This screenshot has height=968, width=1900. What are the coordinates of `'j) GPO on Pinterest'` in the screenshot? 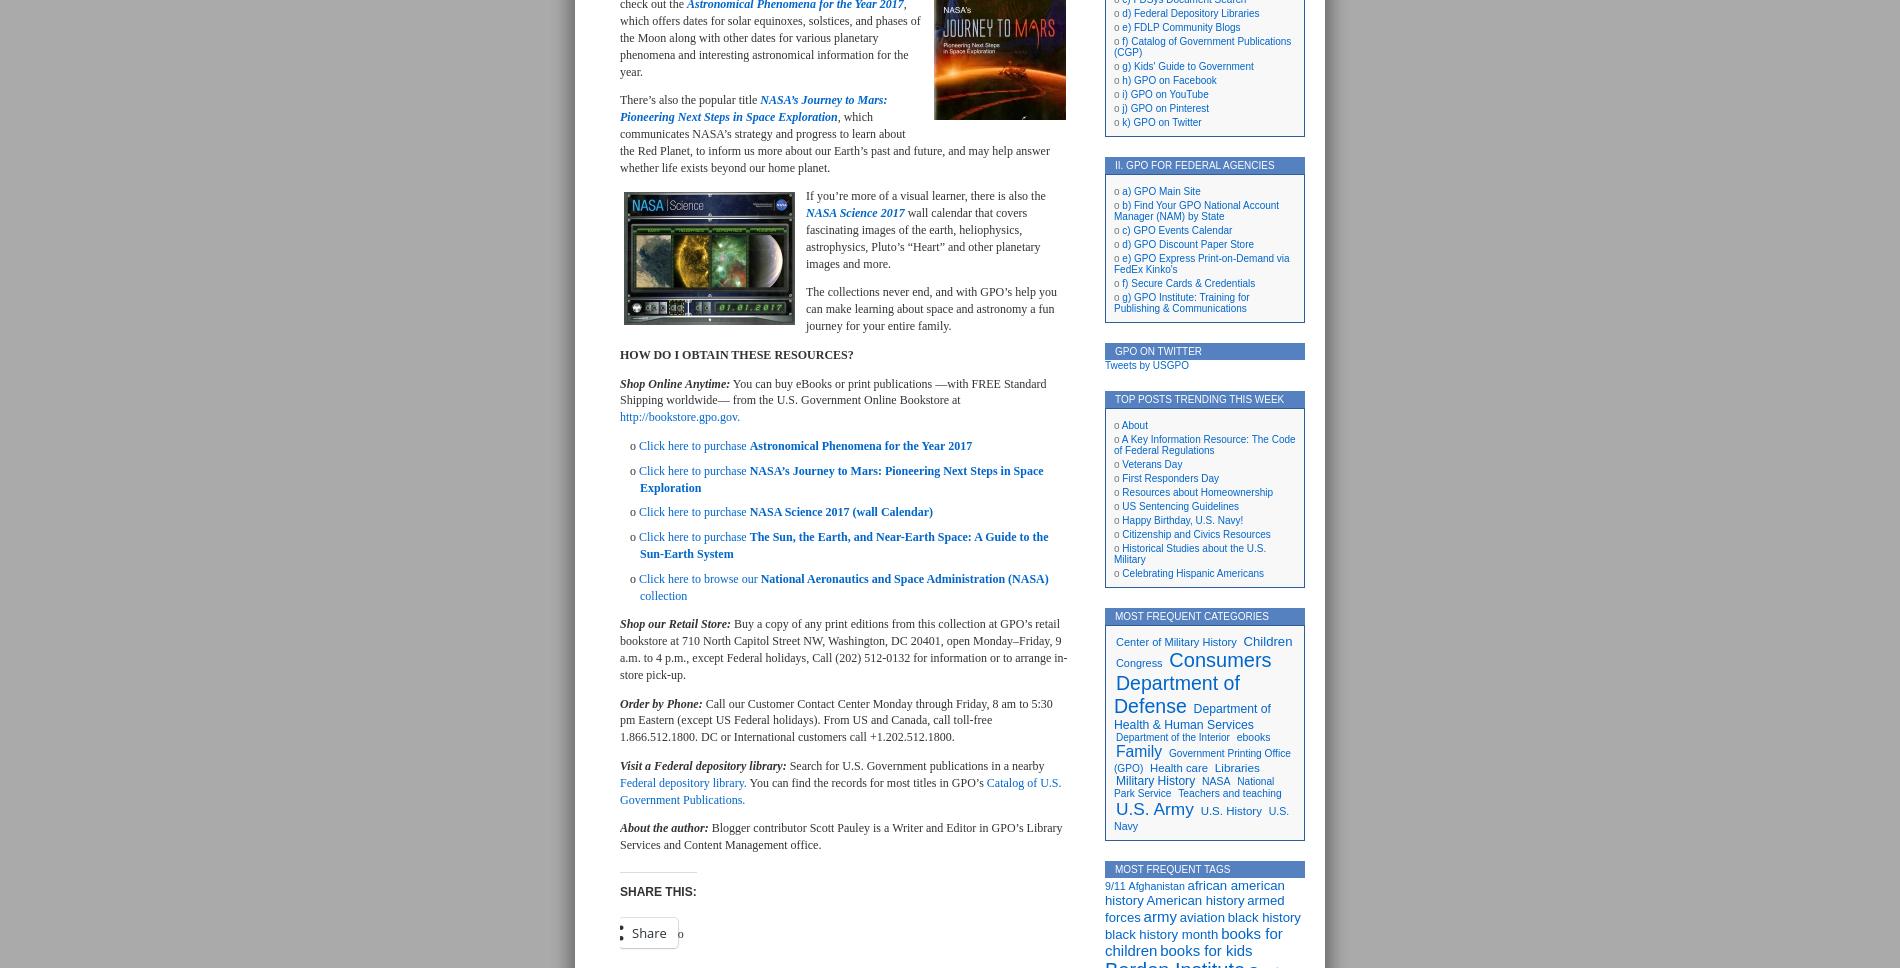 It's located at (1121, 108).